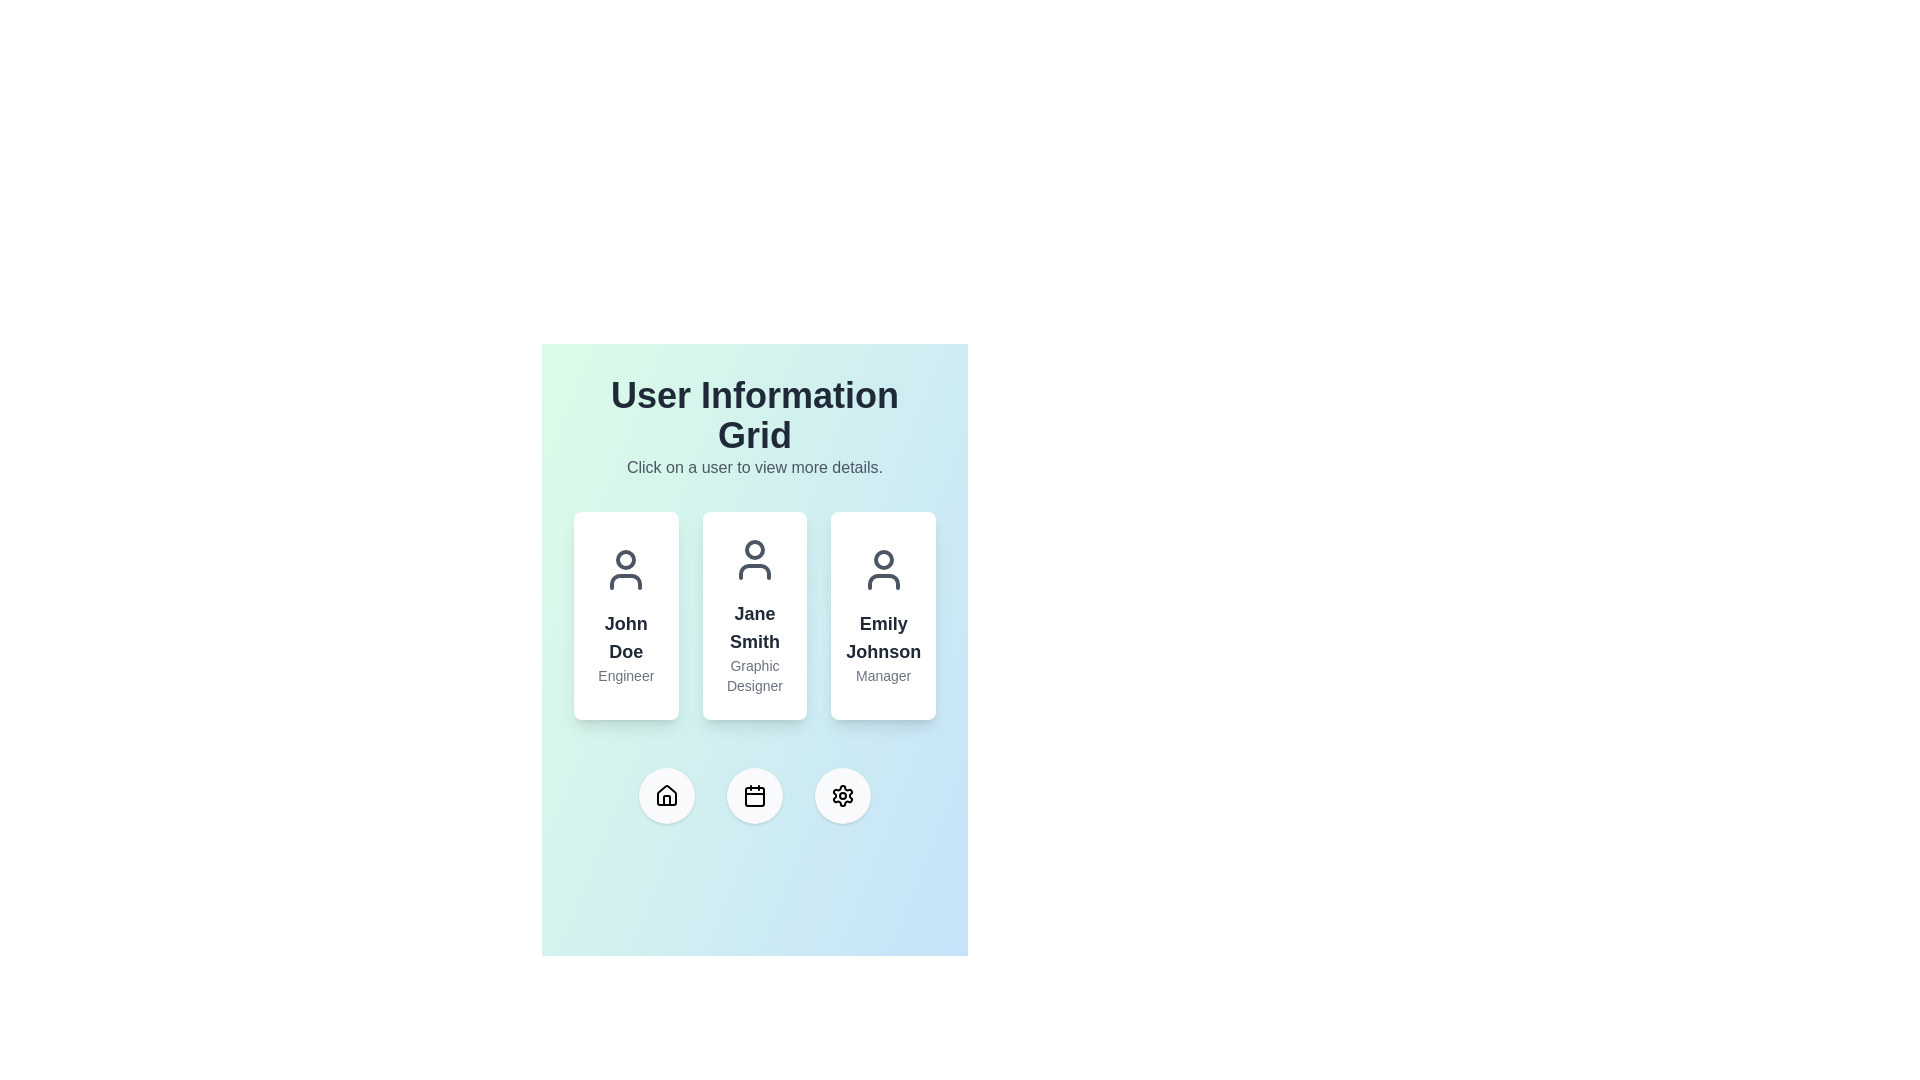  Describe the element at coordinates (753, 794) in the screenshot. I see `the middle rounded button with a white background and a calendar icon` at that location.